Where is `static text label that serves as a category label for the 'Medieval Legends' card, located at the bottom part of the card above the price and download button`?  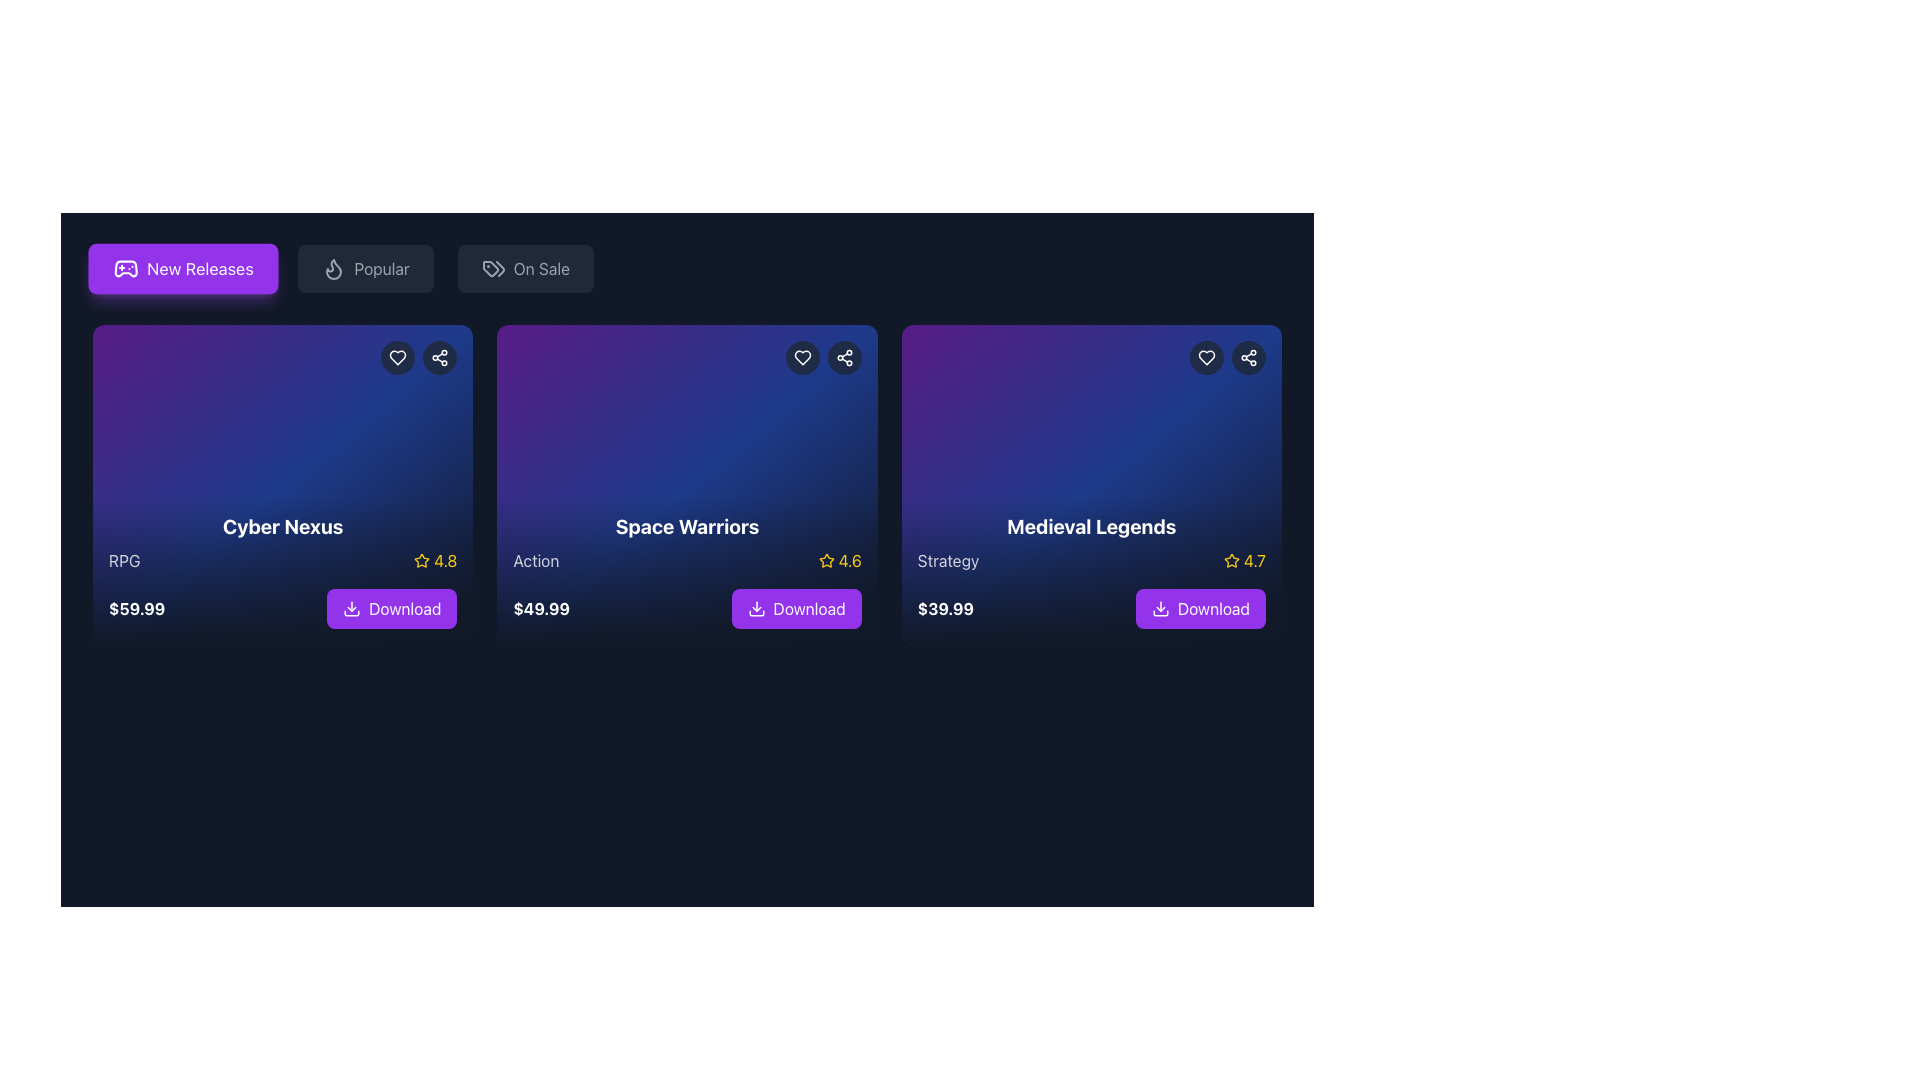 static text label that serves as a category label for the 'Medieval Legends' card, located at the bottom part of the card above the price and download button is located at coordinates (947, 560).